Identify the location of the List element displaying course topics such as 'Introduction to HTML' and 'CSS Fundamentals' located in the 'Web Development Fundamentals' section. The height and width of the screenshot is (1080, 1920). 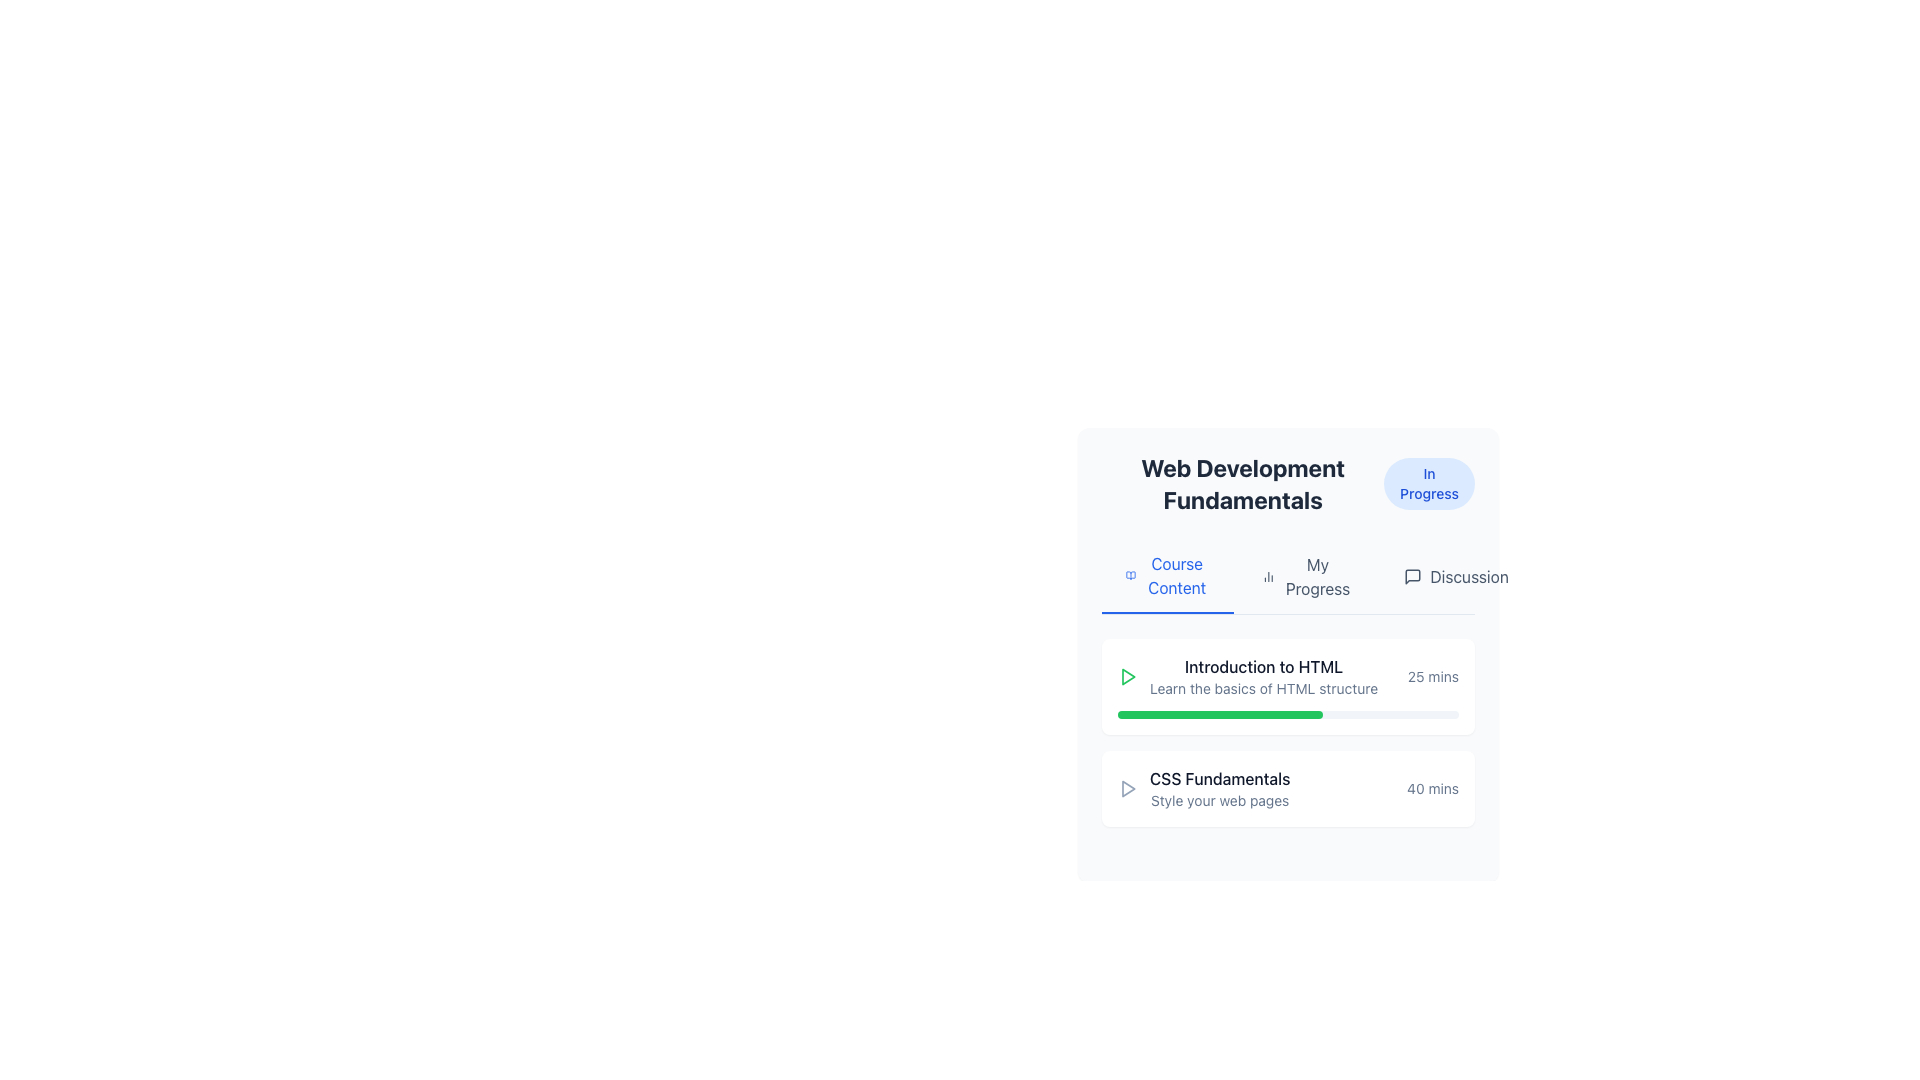
(1288, 682).